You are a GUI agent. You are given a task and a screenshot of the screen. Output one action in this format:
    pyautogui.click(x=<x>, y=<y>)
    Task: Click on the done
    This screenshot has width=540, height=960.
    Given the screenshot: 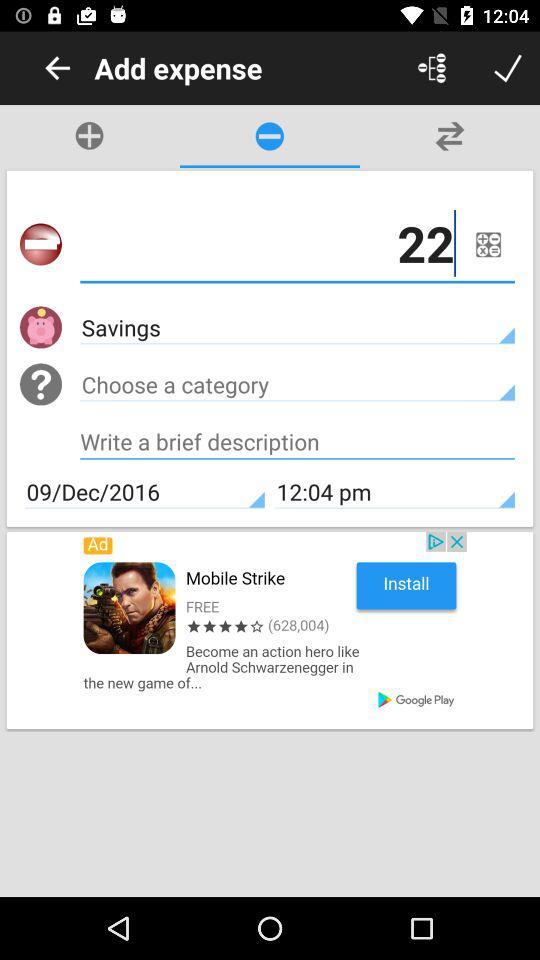 What is the action you would take?
    pyautogui.click(x=508, y=68)
    